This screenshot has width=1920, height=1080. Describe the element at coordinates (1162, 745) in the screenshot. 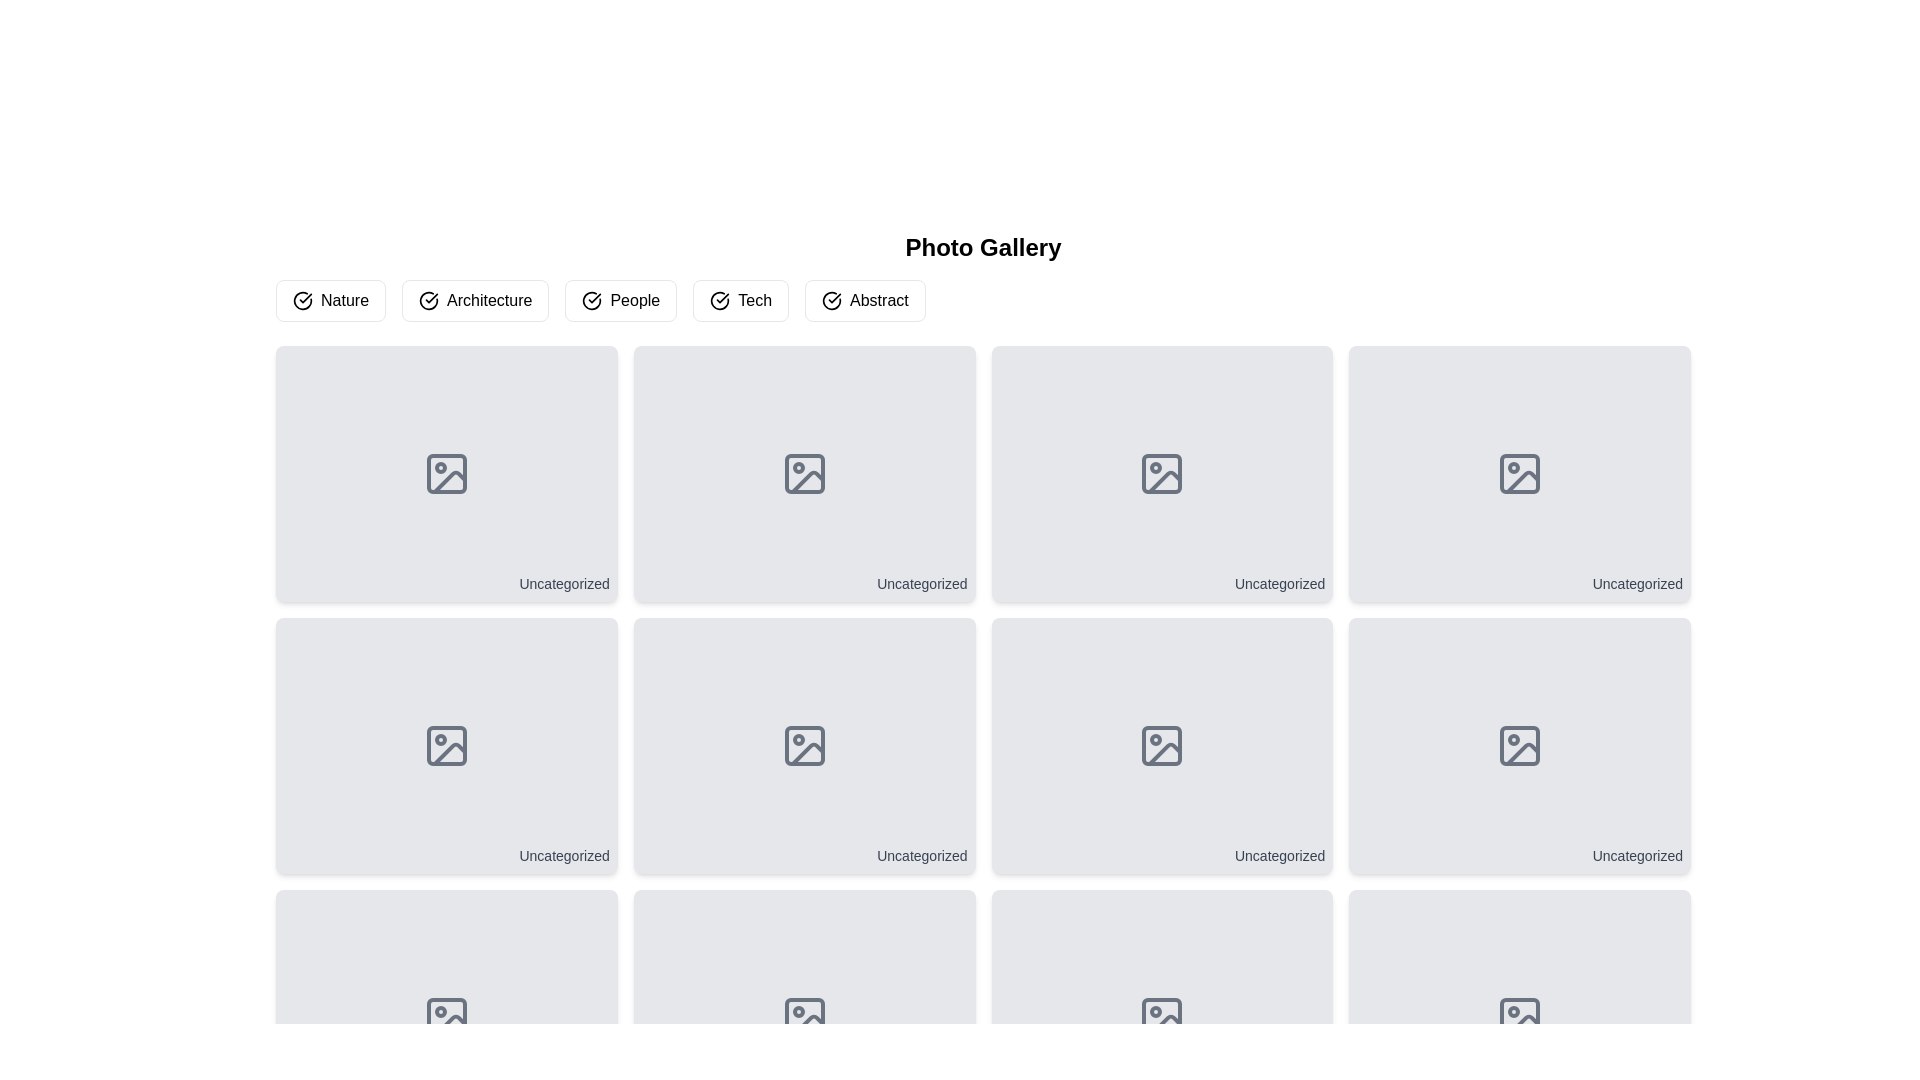

I see `the small icon representing an image with a dark gray stroke, located in the third row and fourth column of the grid layout` at that location.